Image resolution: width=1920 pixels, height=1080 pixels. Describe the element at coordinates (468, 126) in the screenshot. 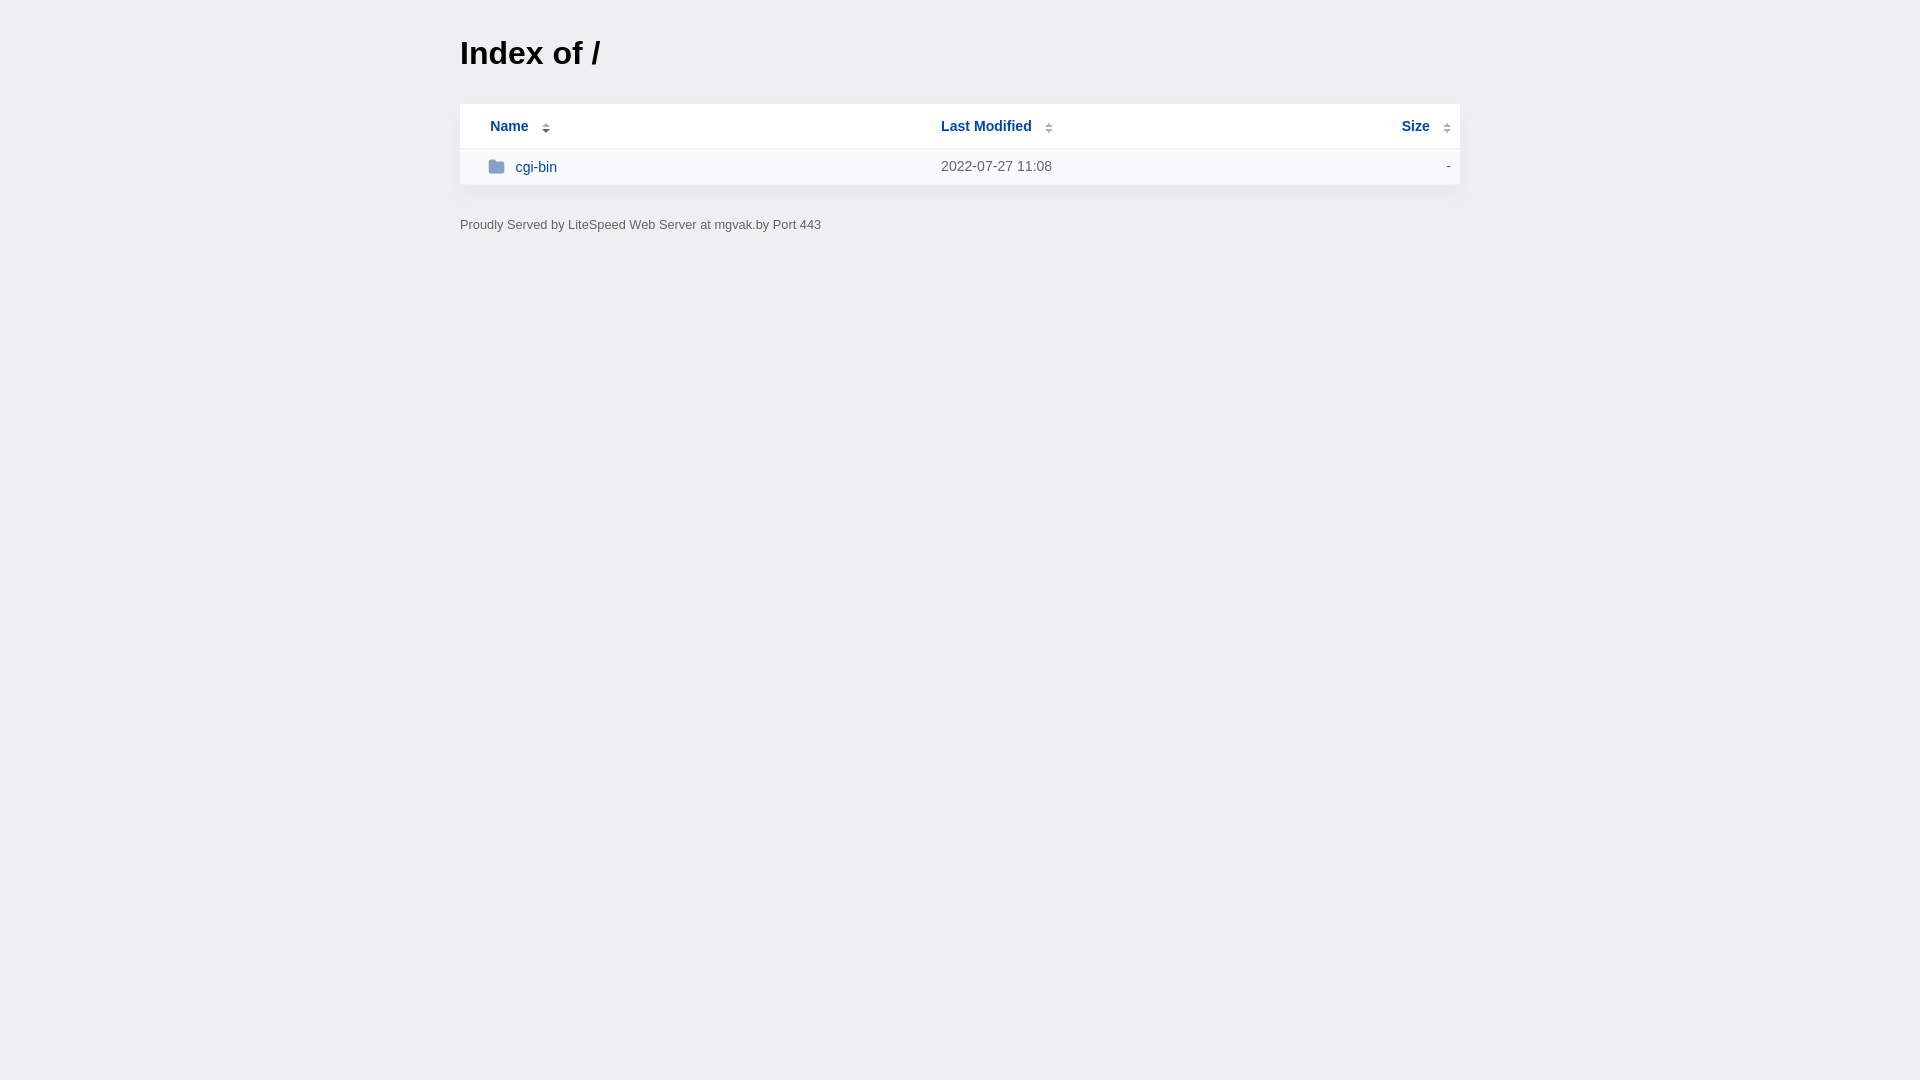

I see `'Name'` at that location.